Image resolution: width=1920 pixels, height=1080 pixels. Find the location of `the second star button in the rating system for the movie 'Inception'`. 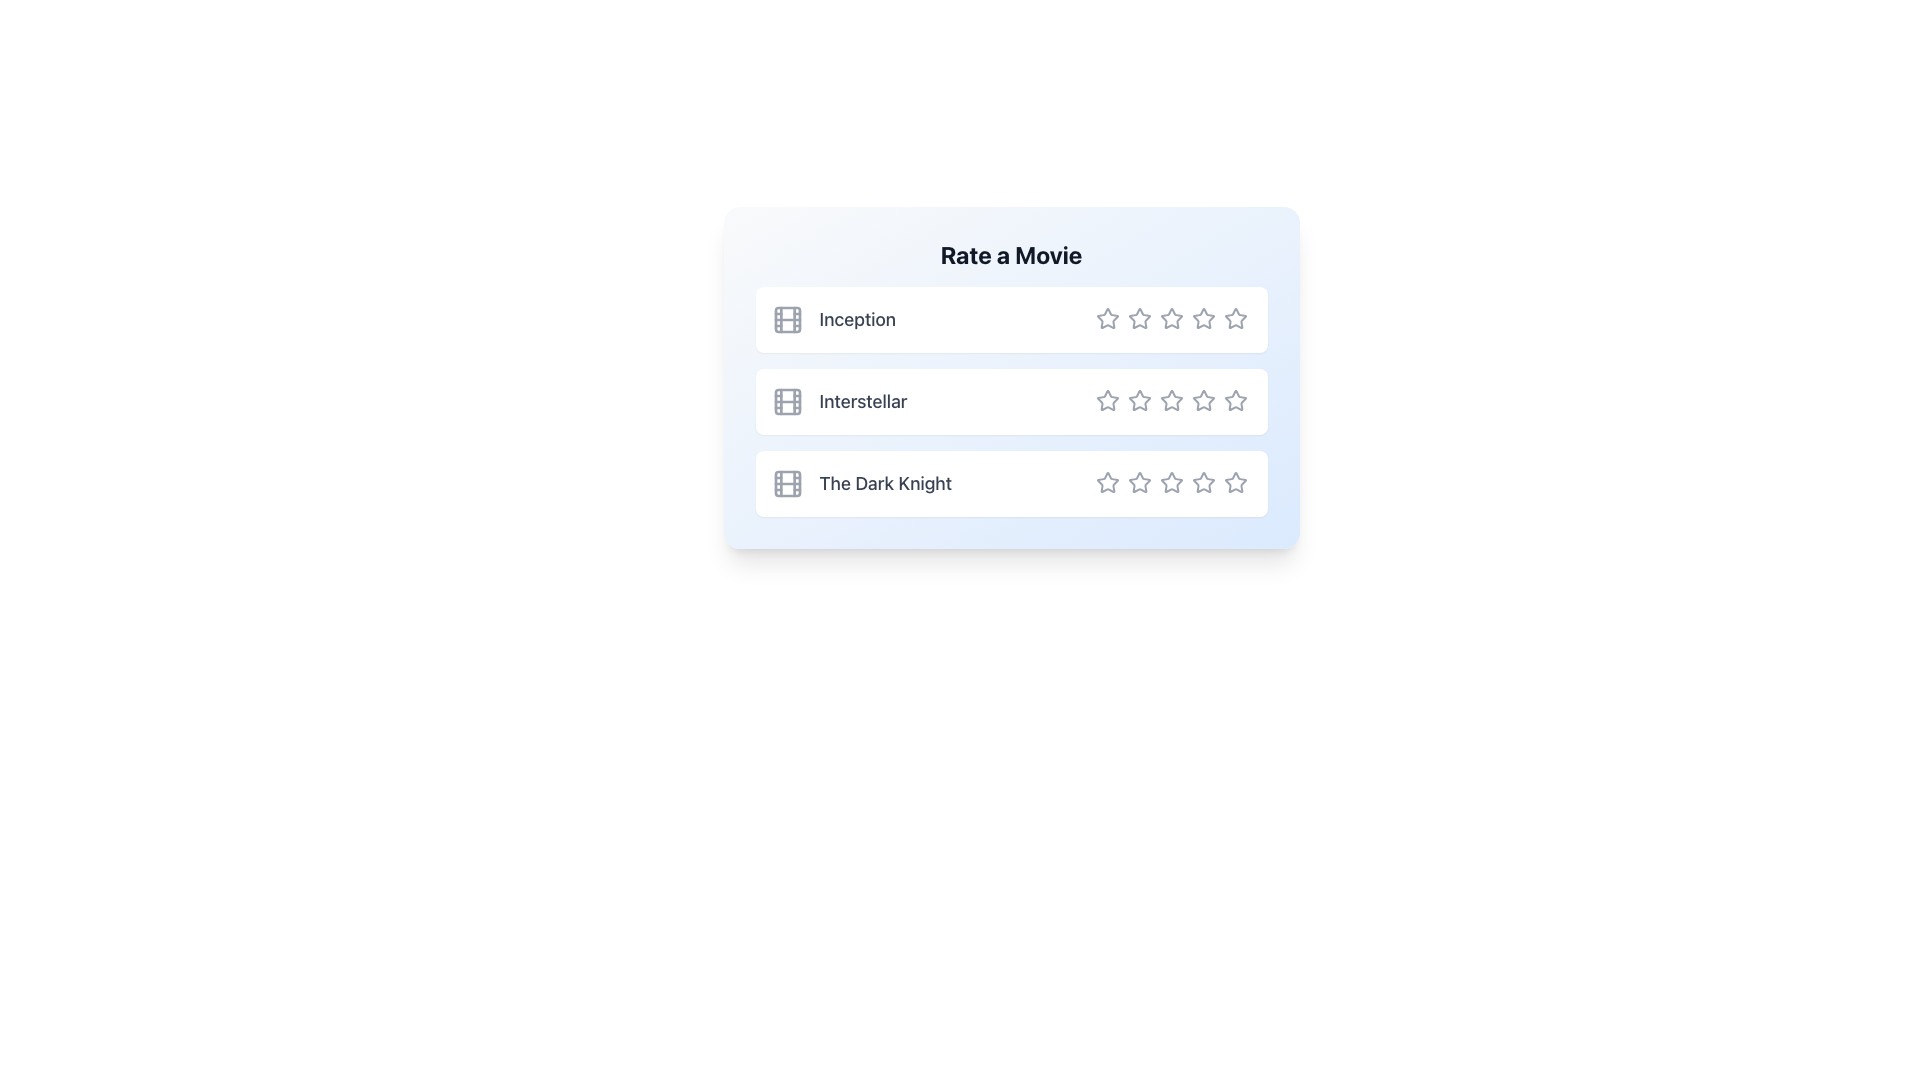

the second star button in the rating system for the movie 'Inception' is located at coordinates (1139, 317).